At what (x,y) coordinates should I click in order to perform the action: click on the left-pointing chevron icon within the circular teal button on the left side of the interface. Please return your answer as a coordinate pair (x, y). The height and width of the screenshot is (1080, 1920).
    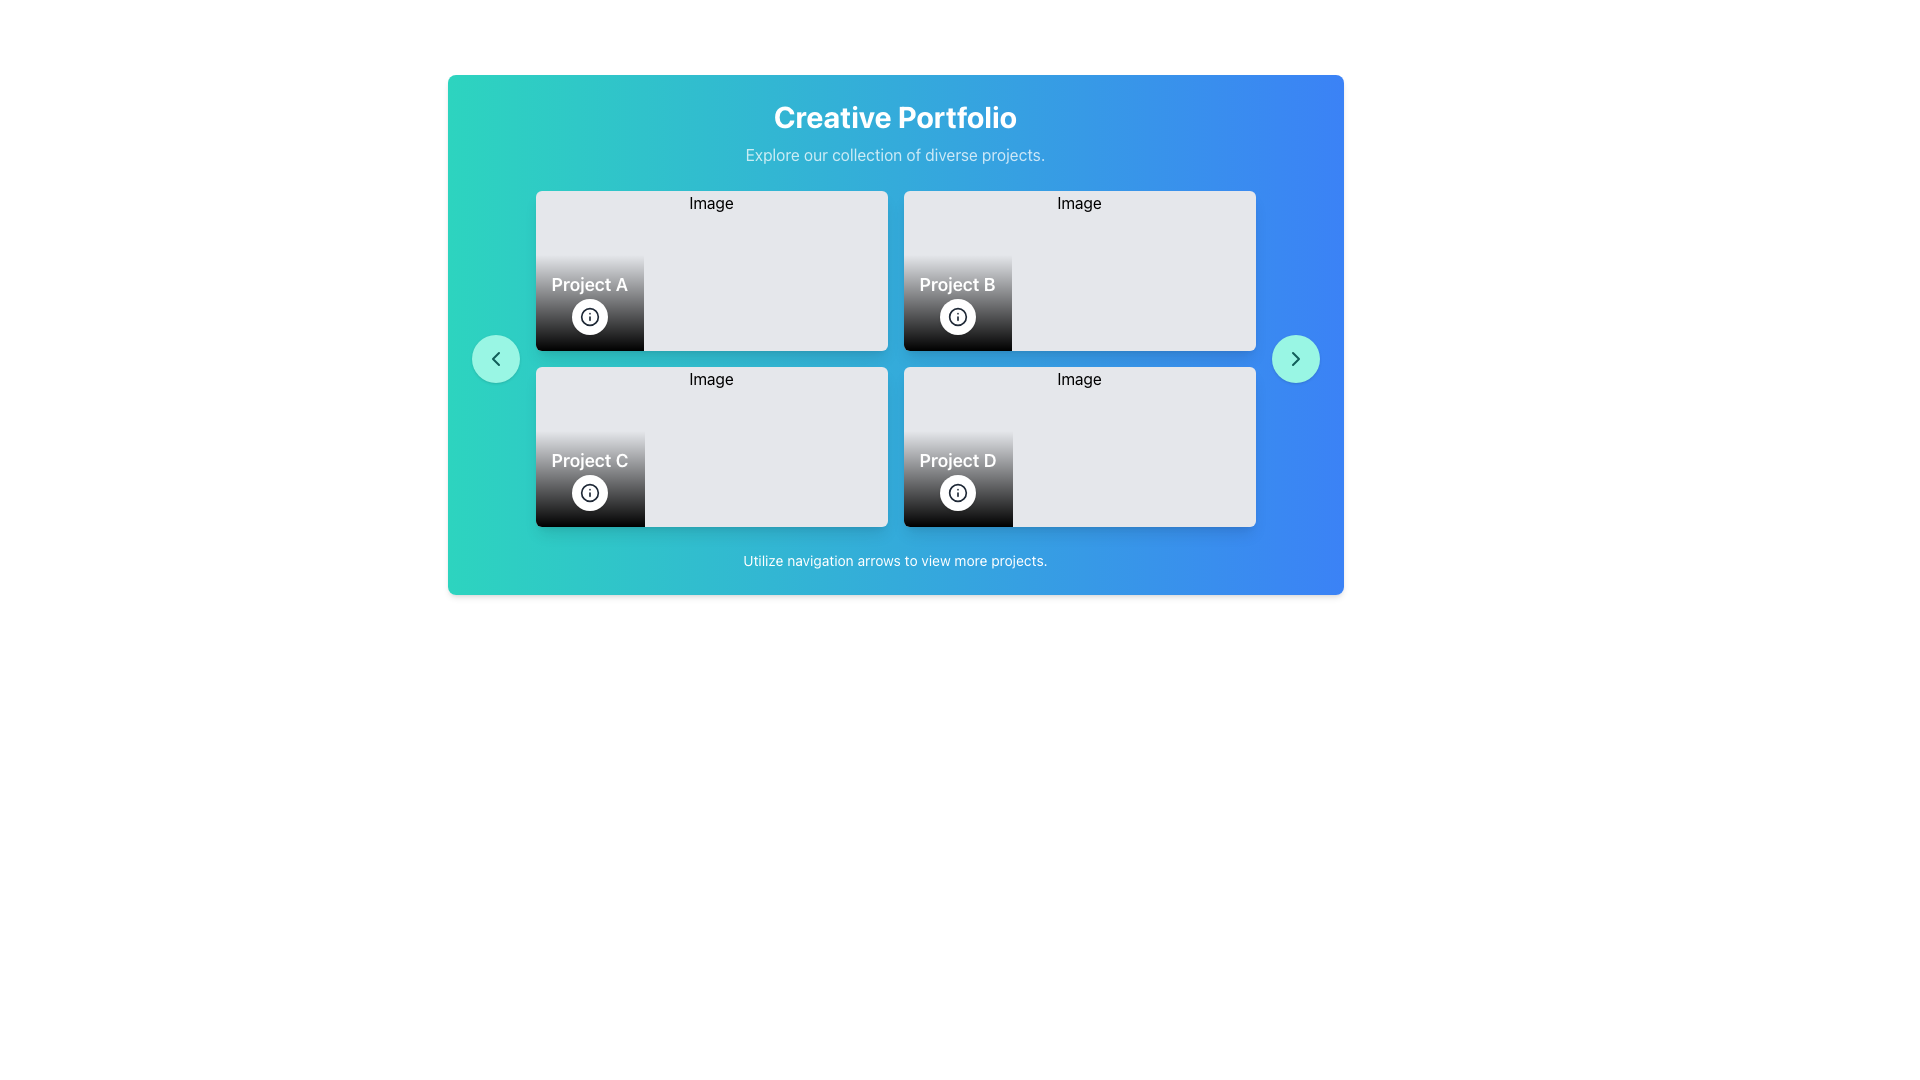
    Looking at the image, I should click on (495, 357).